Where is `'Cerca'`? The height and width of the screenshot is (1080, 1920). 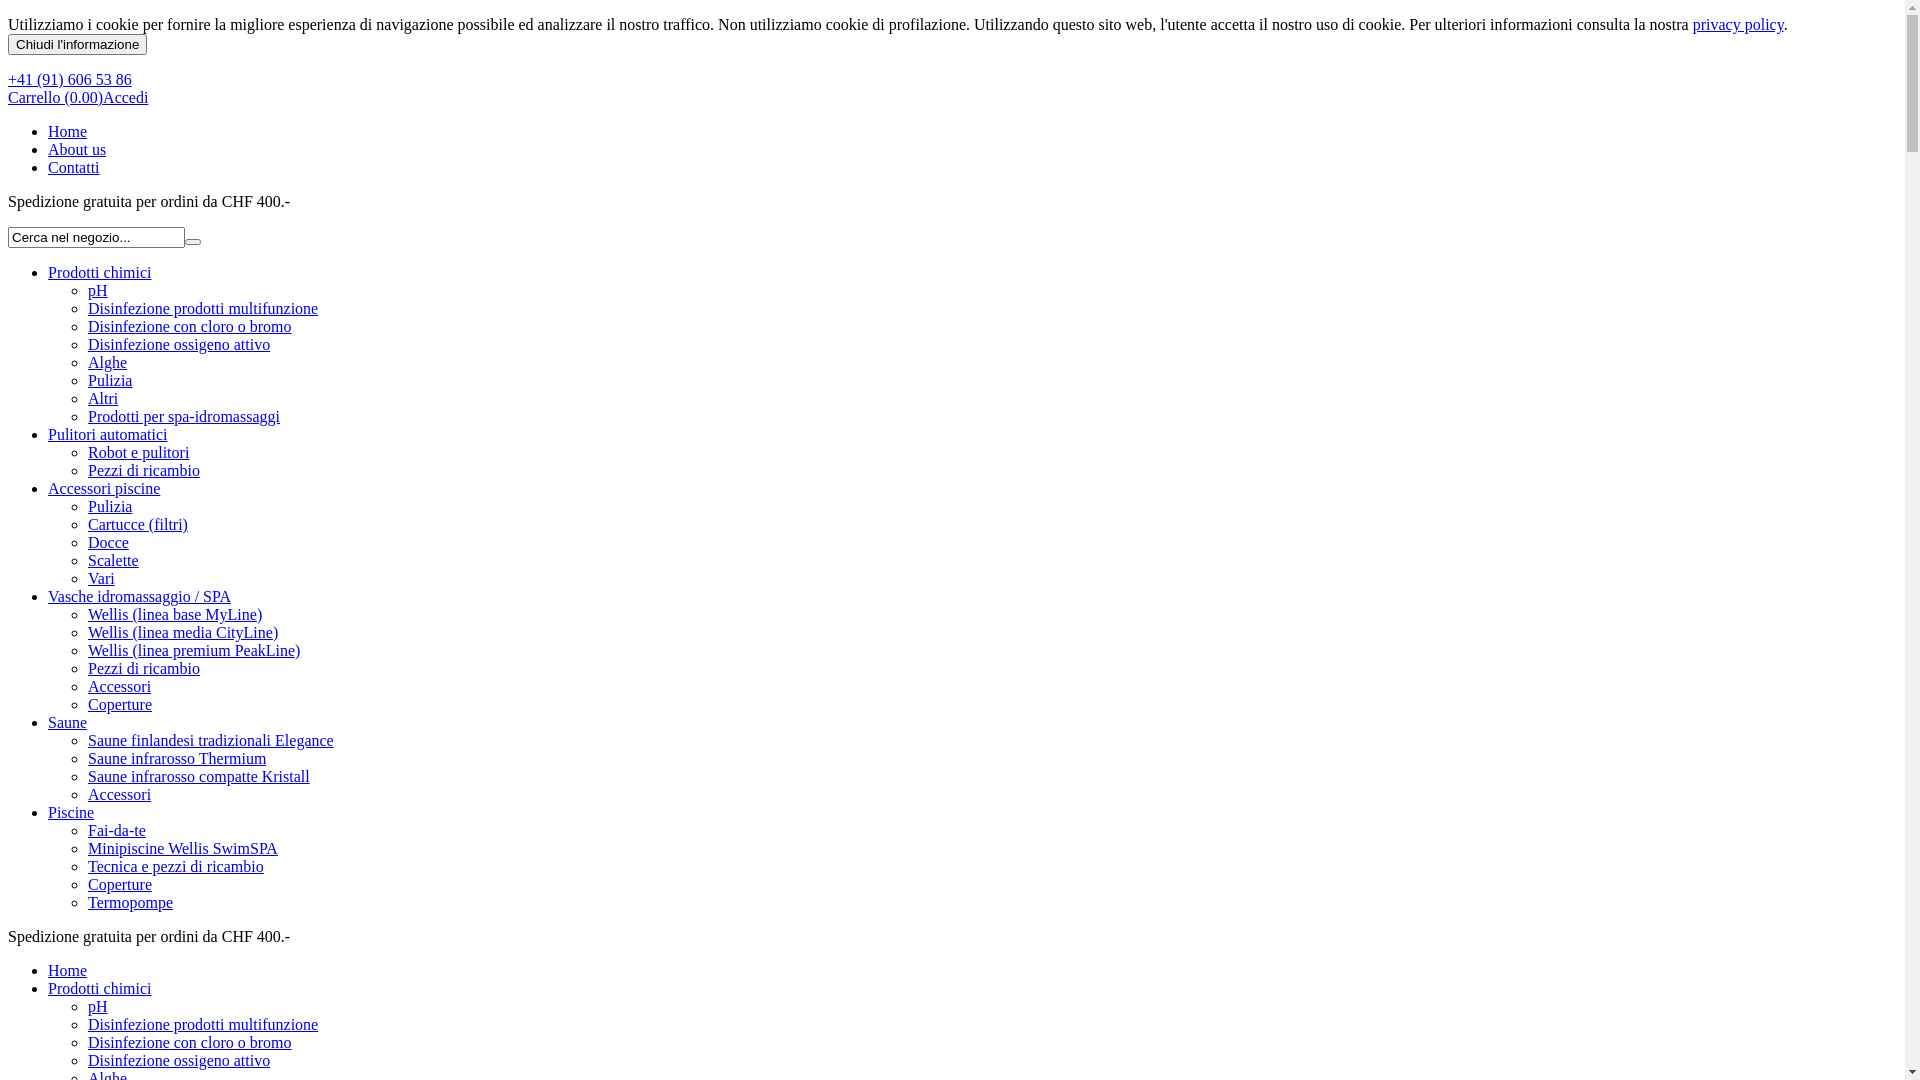
'Cerca' is located at coordinates (192, 241).